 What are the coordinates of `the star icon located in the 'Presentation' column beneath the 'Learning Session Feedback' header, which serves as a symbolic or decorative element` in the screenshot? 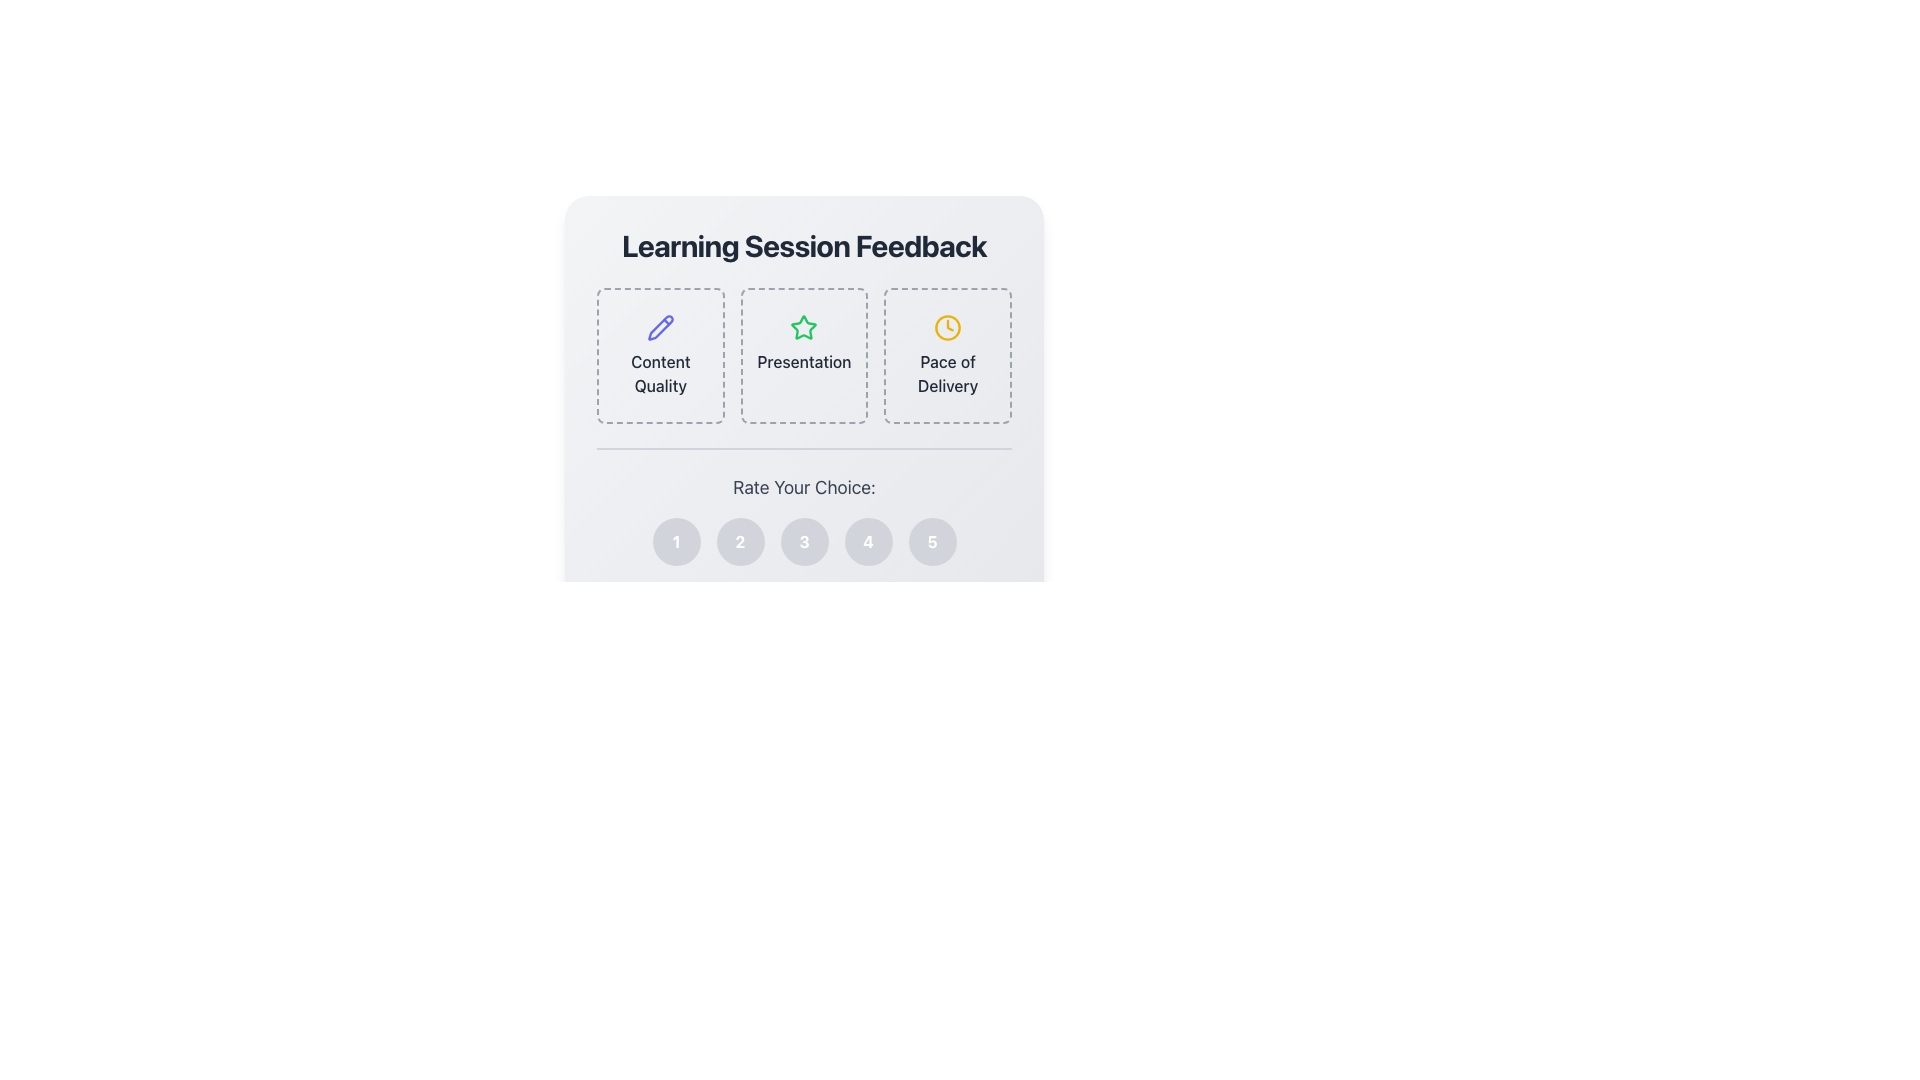 It's located at (804, 326).